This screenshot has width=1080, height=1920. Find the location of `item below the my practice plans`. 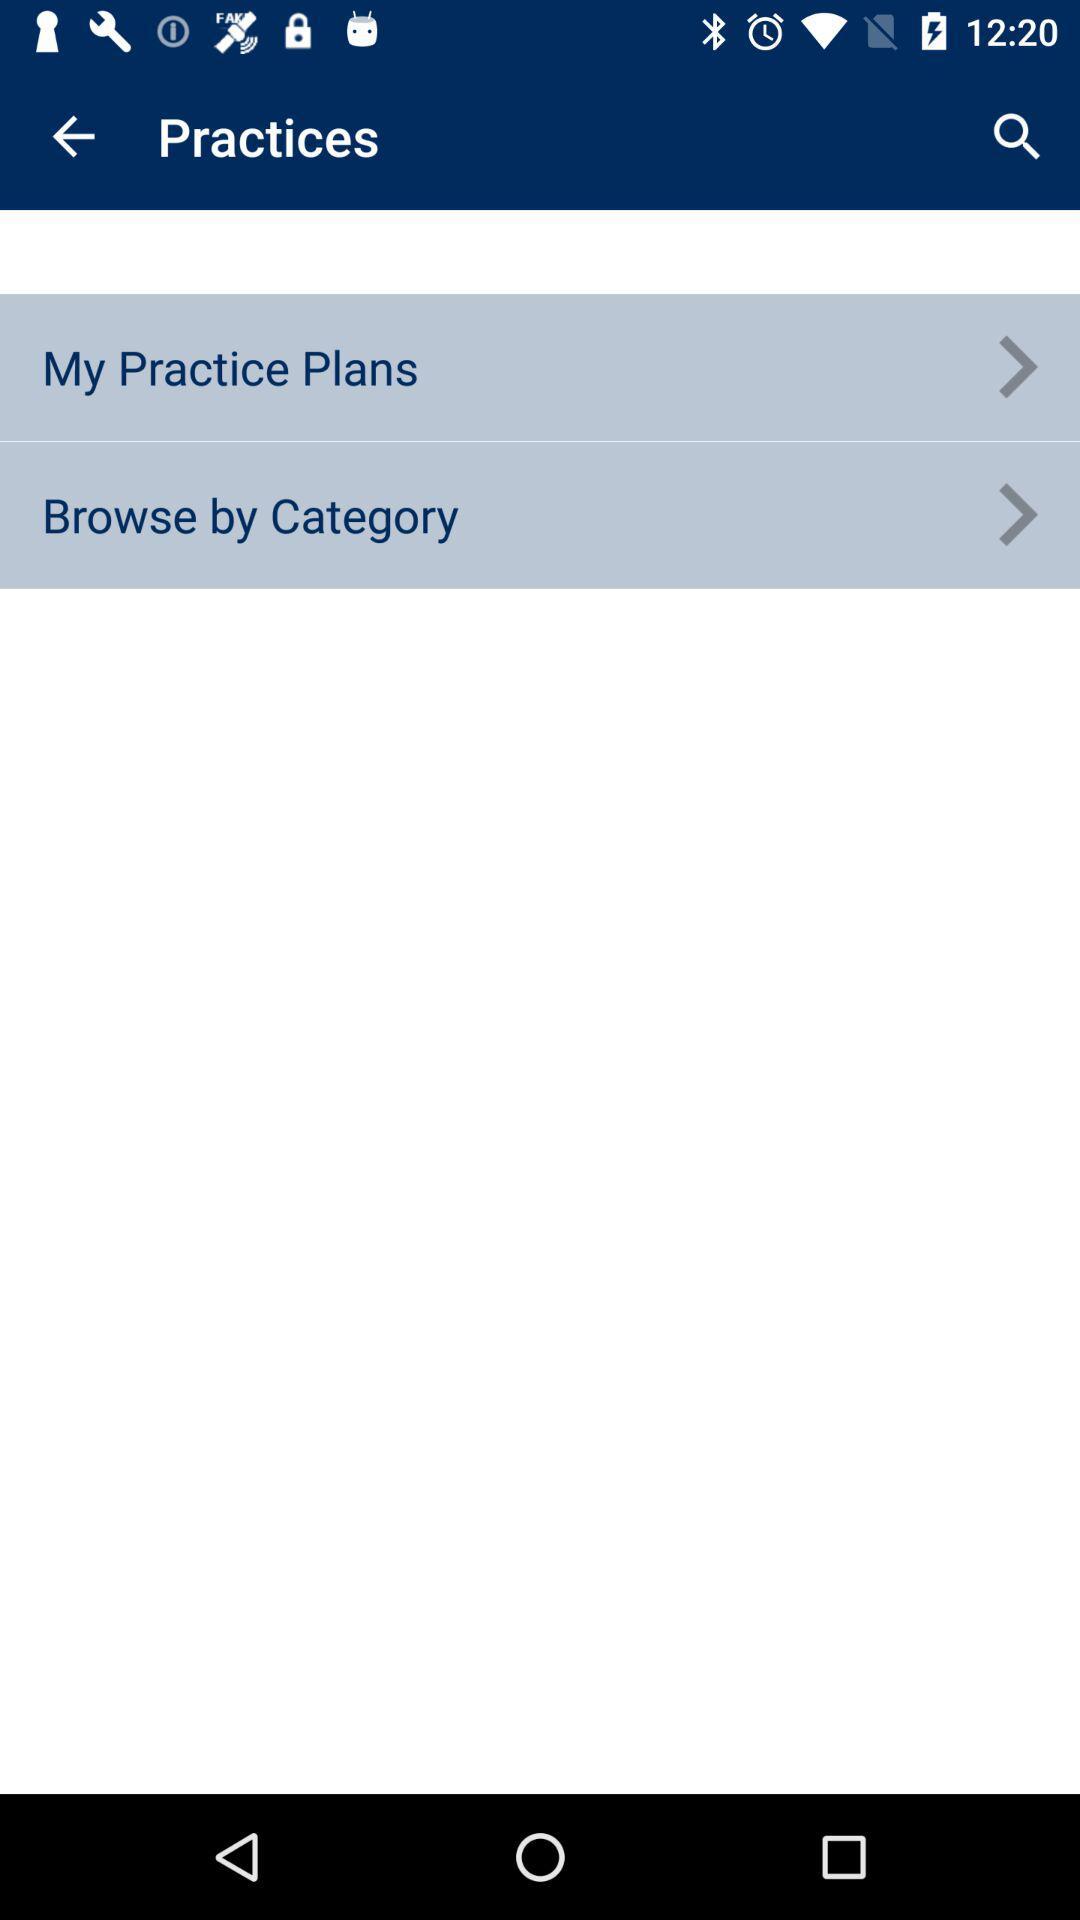

item below the my practice plans is located at coordinates (249, 514).